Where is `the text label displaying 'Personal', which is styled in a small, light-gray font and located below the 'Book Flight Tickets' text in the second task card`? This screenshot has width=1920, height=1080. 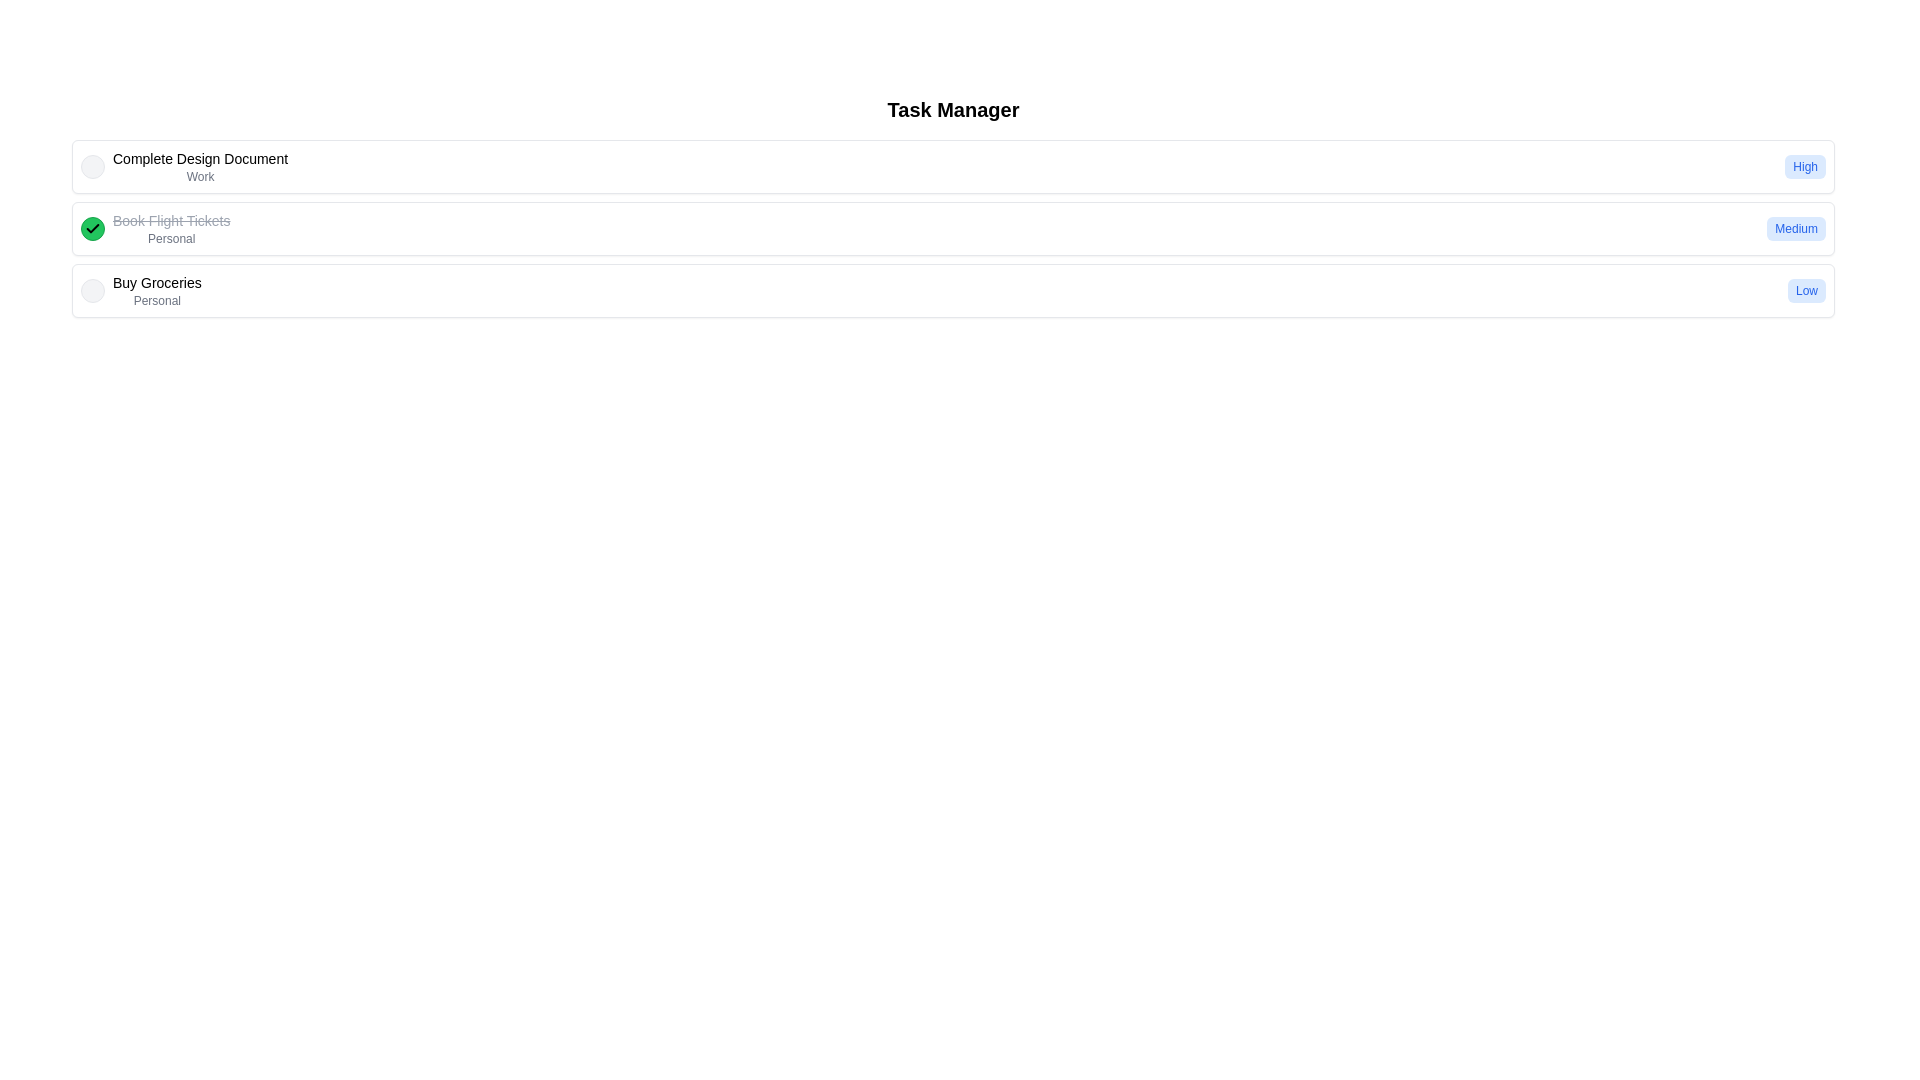
the text label displaying 'Personal', which is styled in a small, light-gray font and located below the 'Book Flight Tickets' text in the second task card is located at coordinates (171, 238).